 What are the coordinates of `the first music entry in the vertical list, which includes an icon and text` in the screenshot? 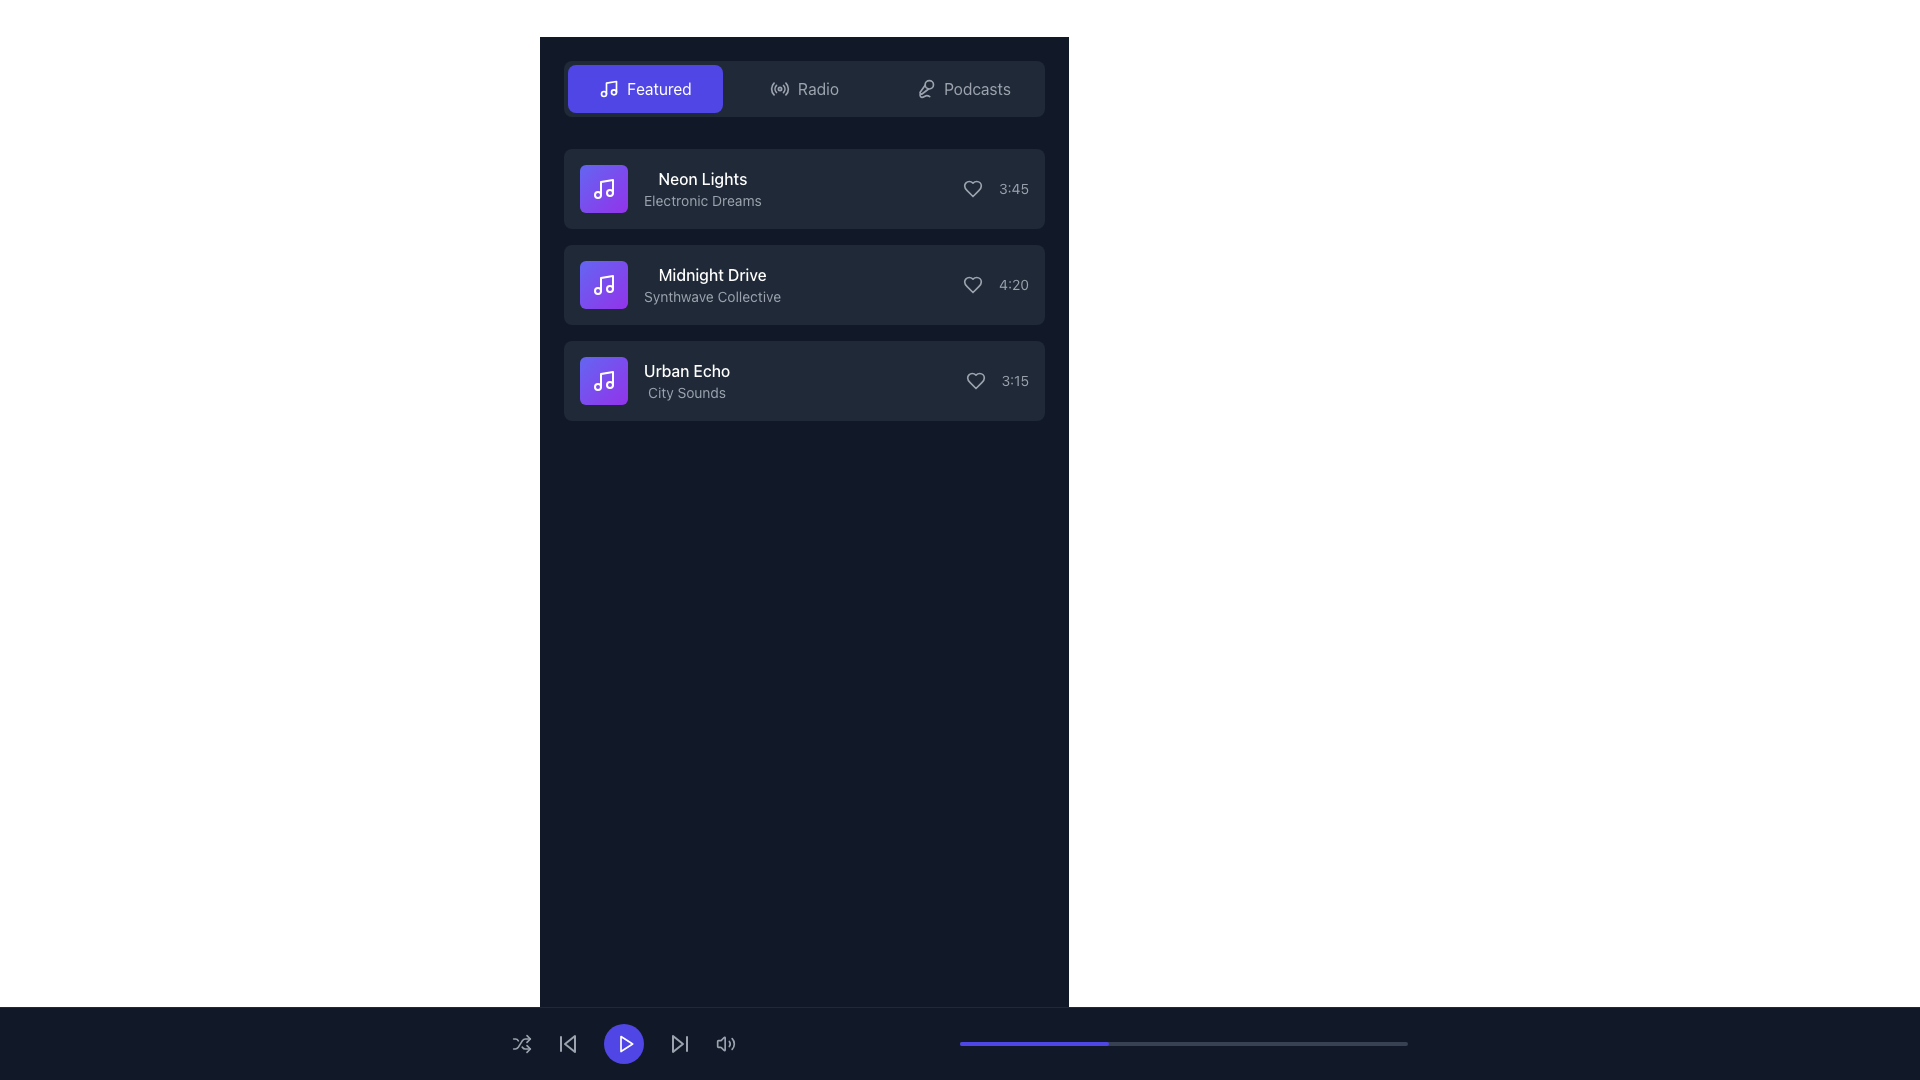 It's located at (670, 189).